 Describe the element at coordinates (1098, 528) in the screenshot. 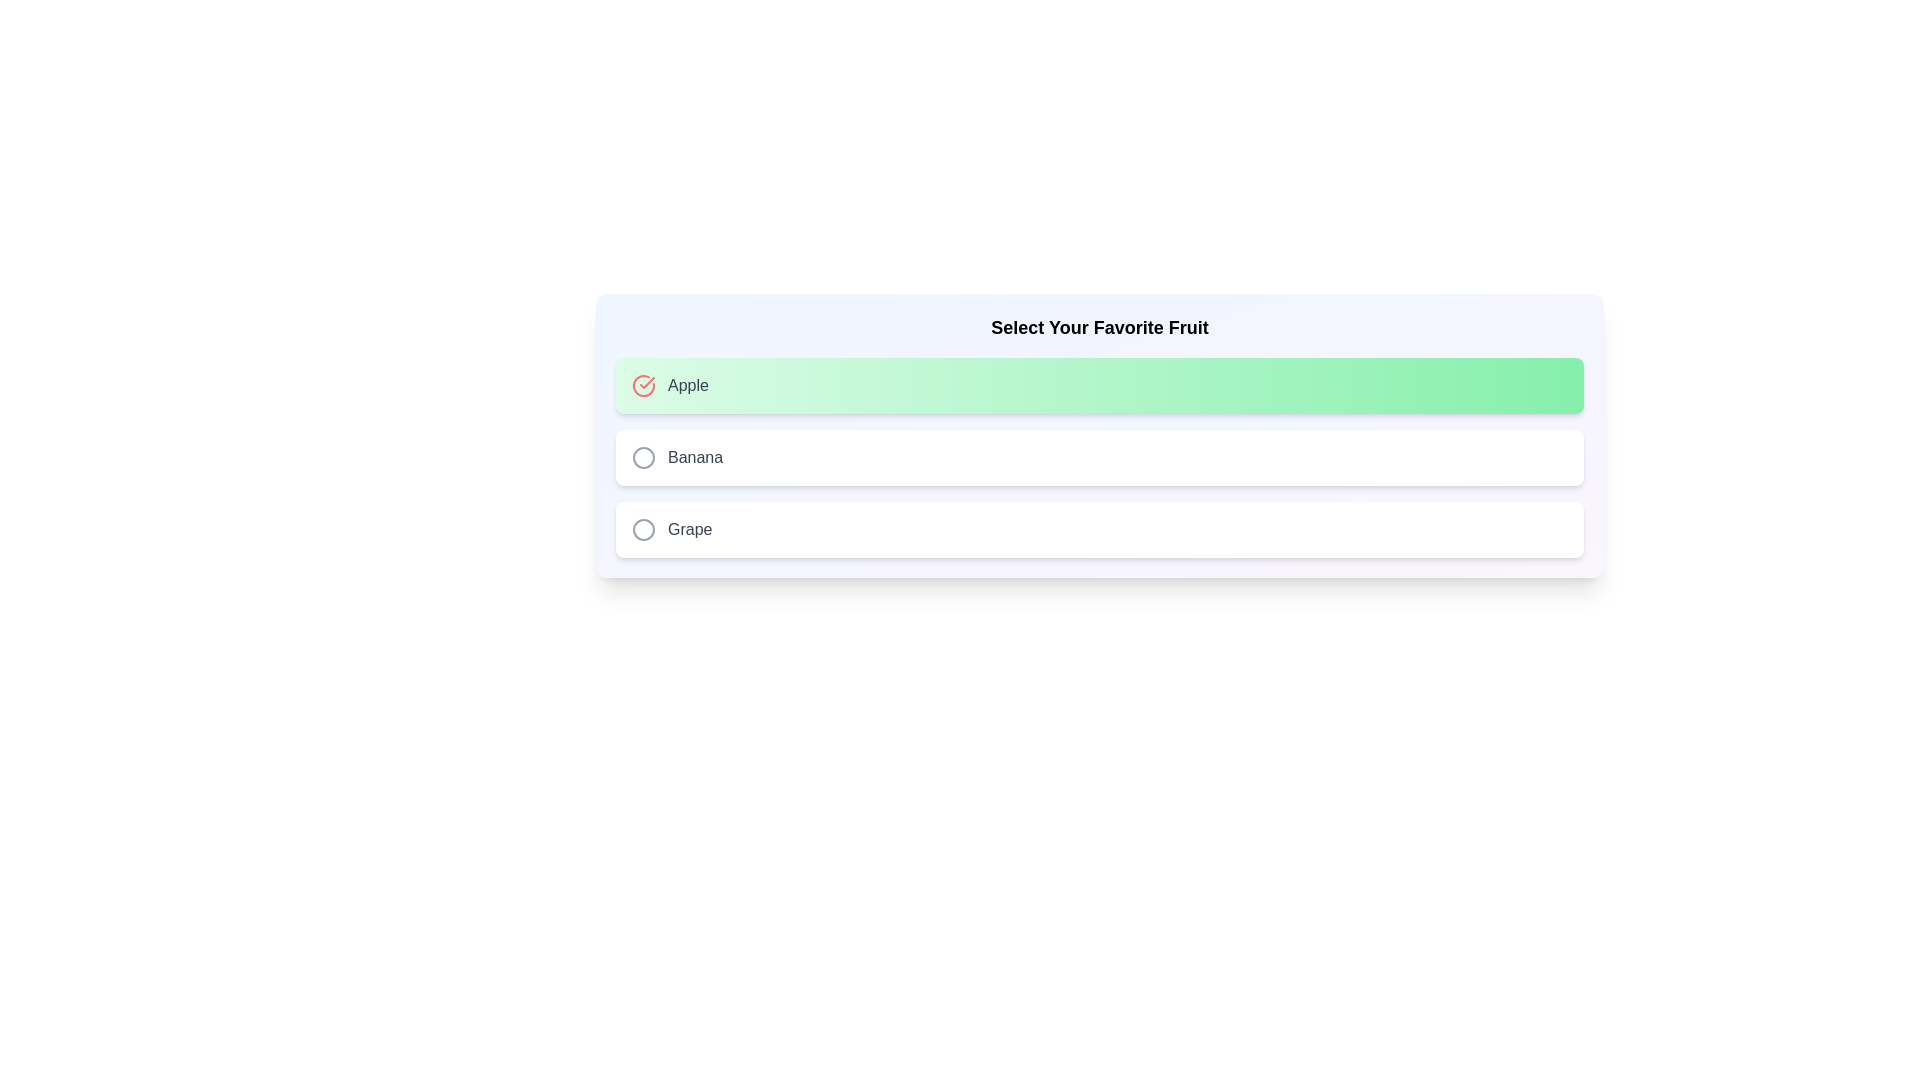

I see `the 'Grape' radio button option for accessibility navigation` at that location.